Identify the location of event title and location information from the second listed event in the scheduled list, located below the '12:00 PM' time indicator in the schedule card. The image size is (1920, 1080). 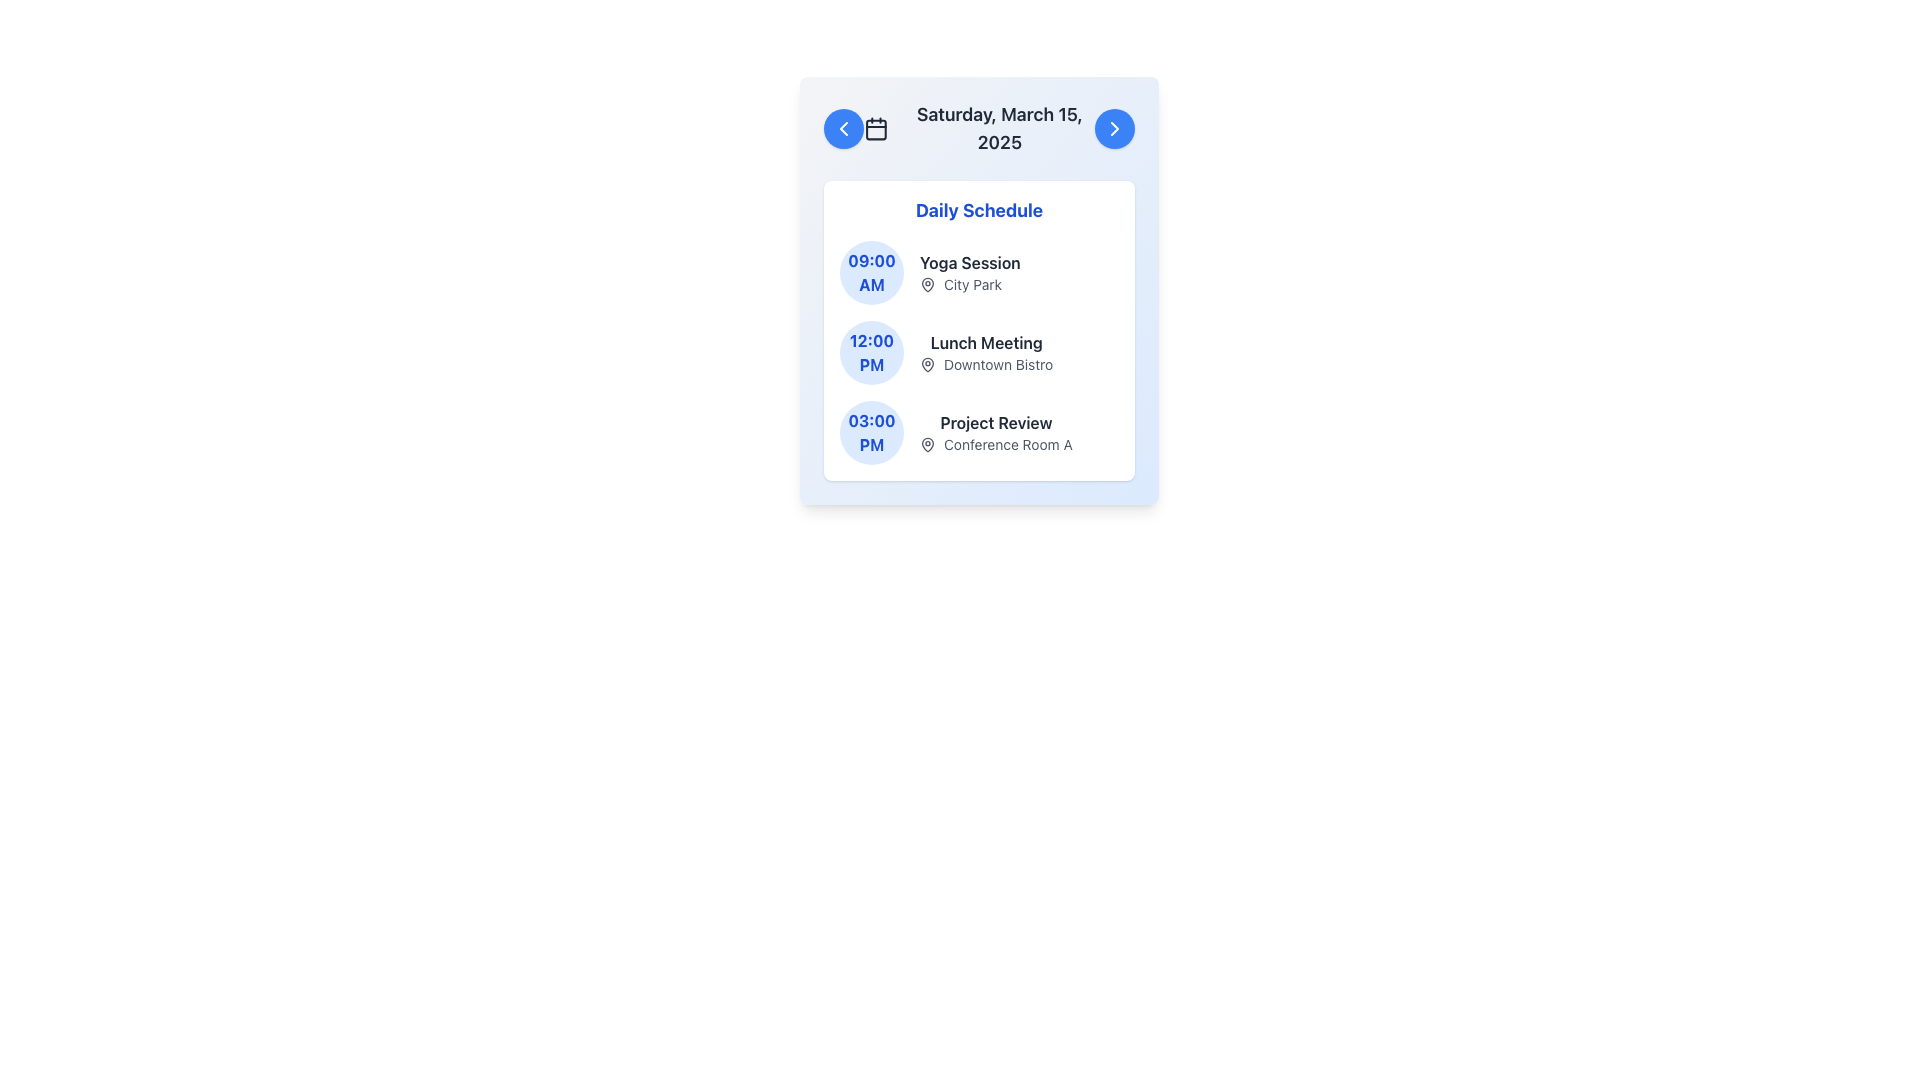
(986, 352).